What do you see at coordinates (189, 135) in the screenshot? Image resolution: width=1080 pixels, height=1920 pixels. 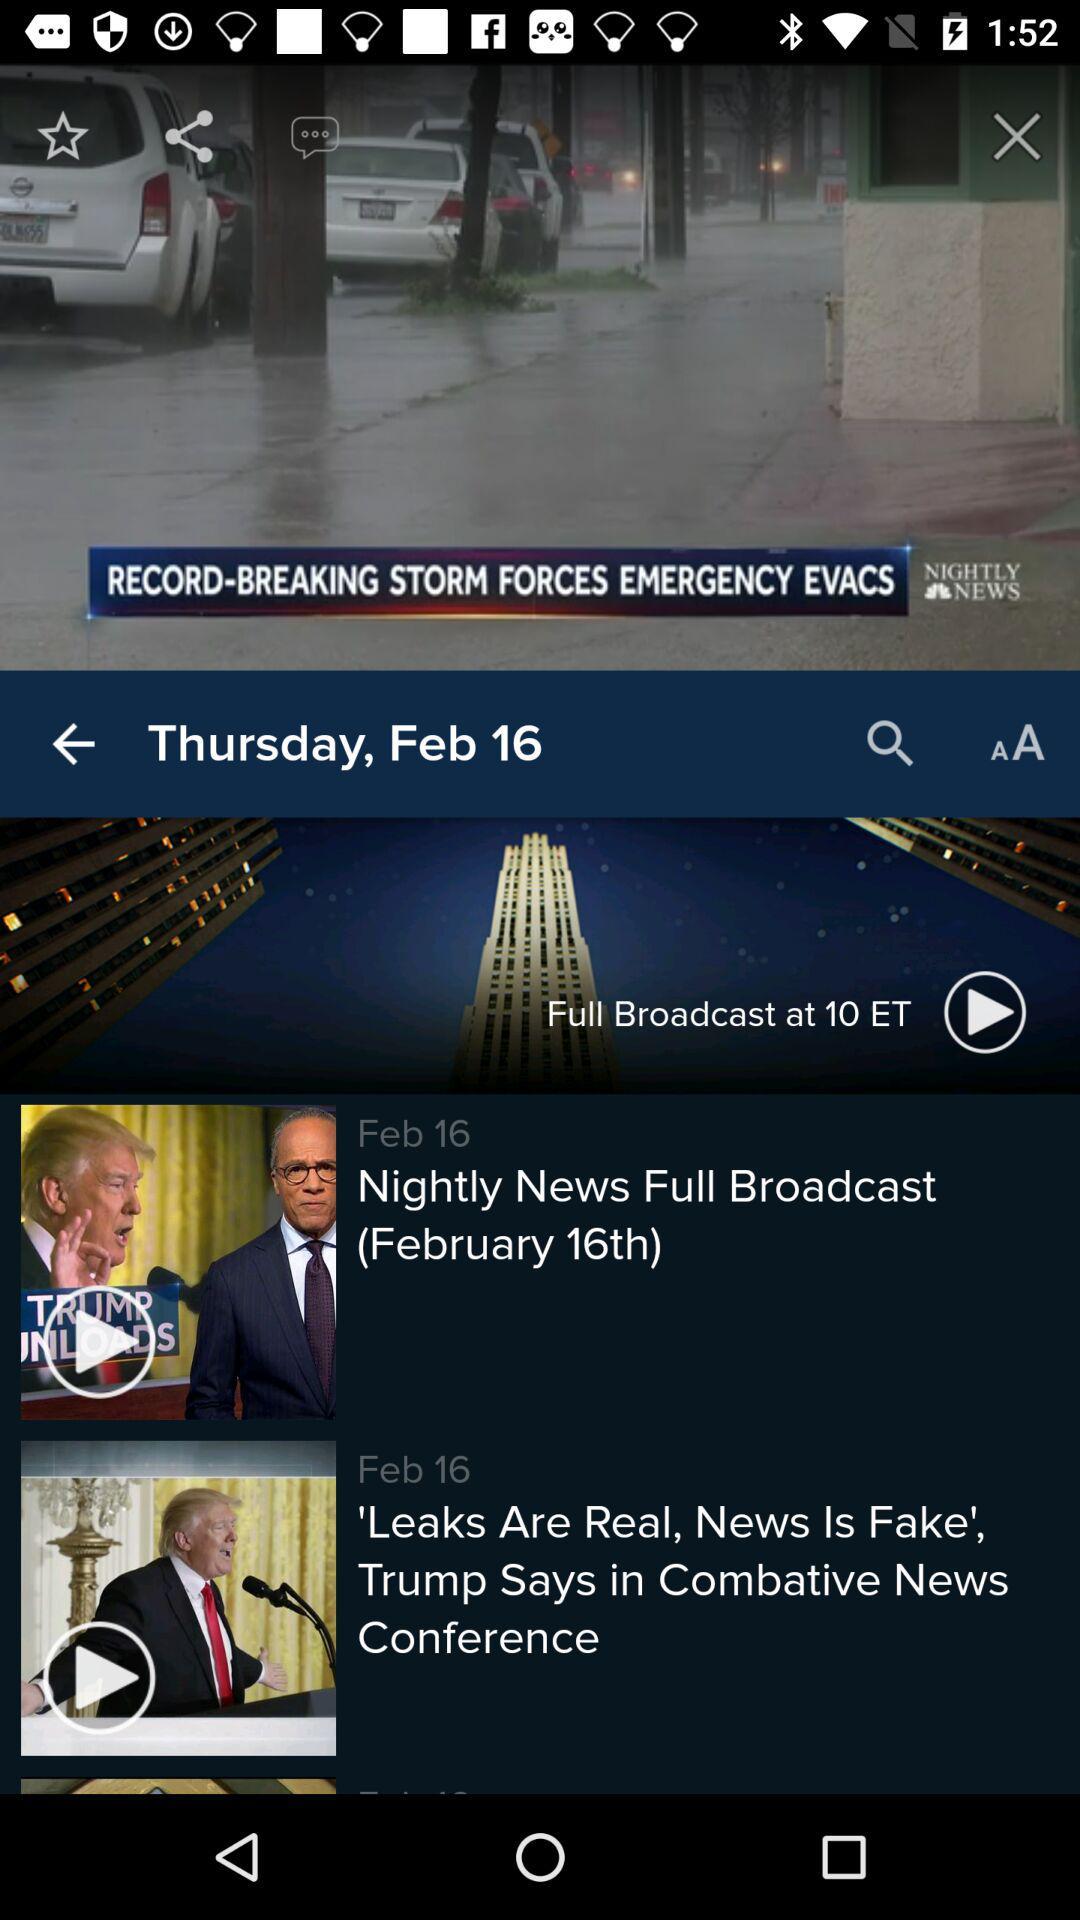 I see `share` at bounding box center [189, 135].